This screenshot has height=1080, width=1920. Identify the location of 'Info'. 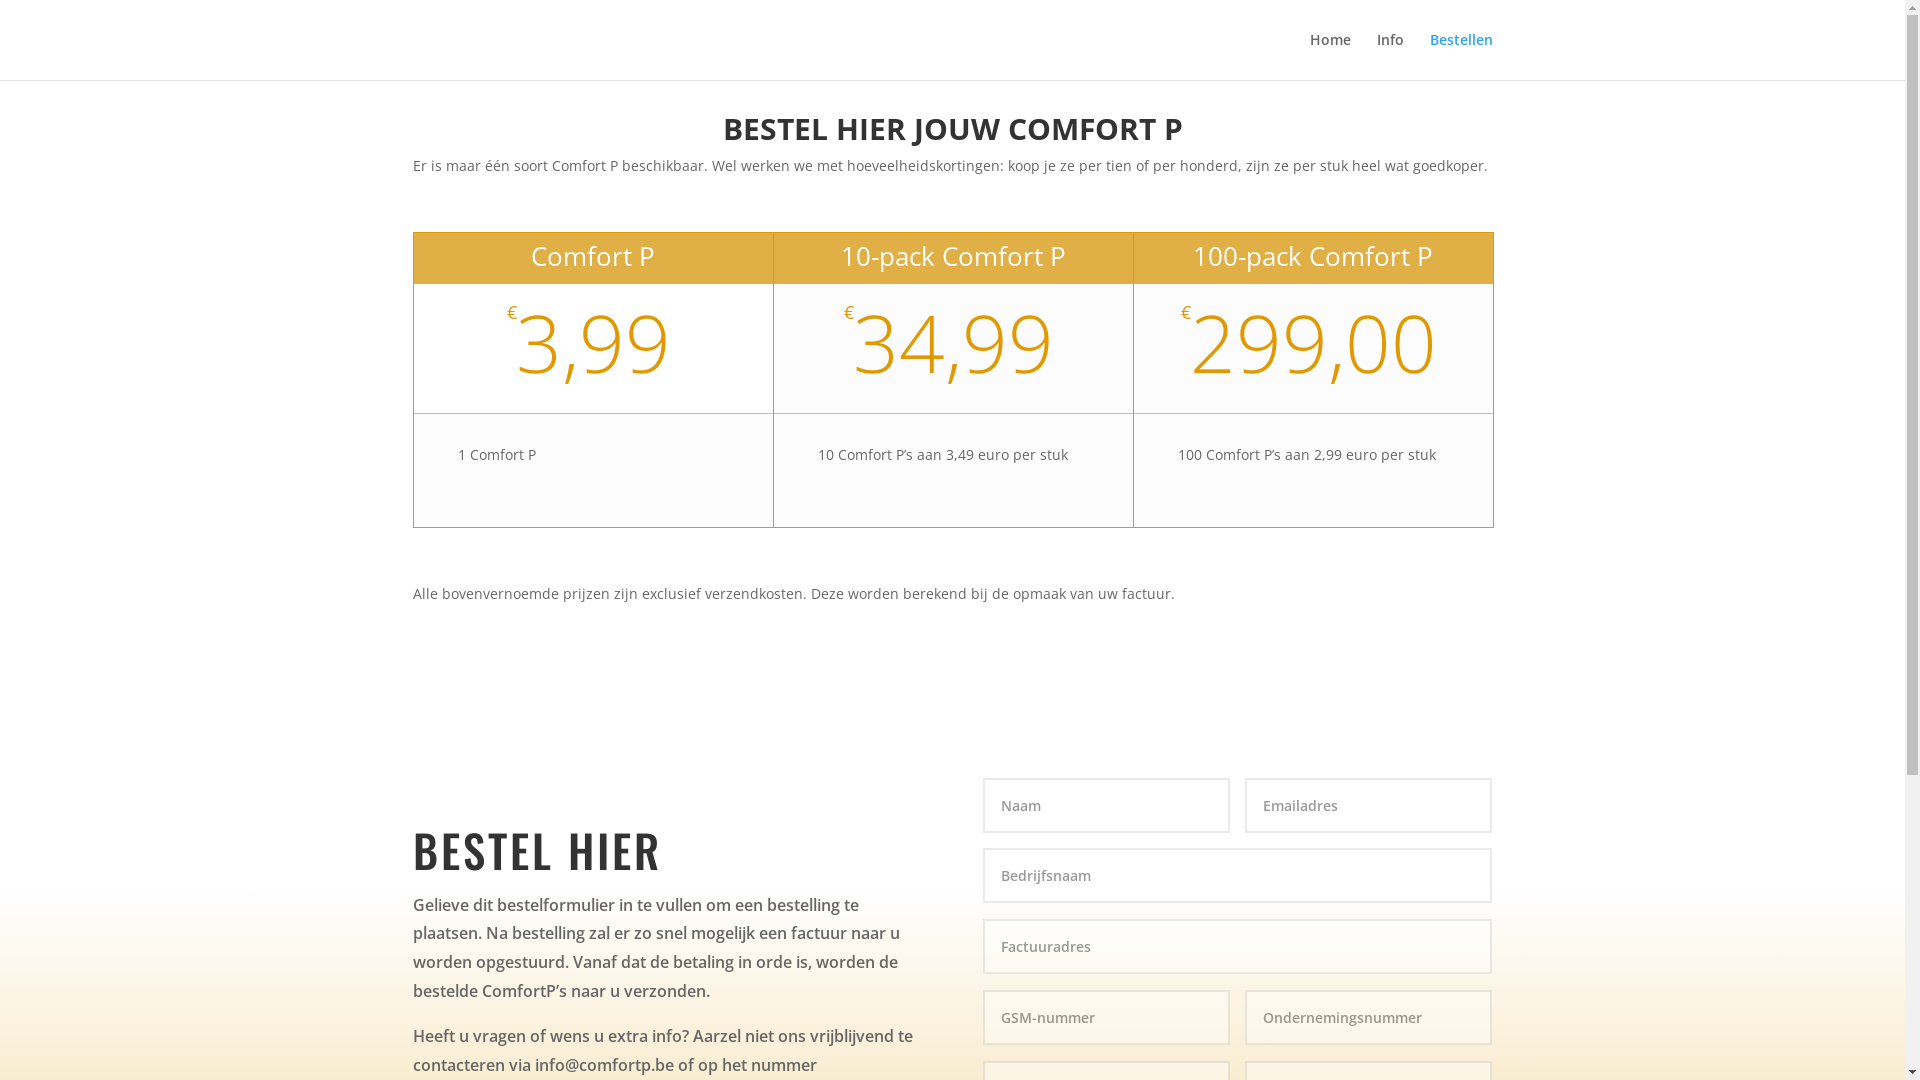
(1388, 55).